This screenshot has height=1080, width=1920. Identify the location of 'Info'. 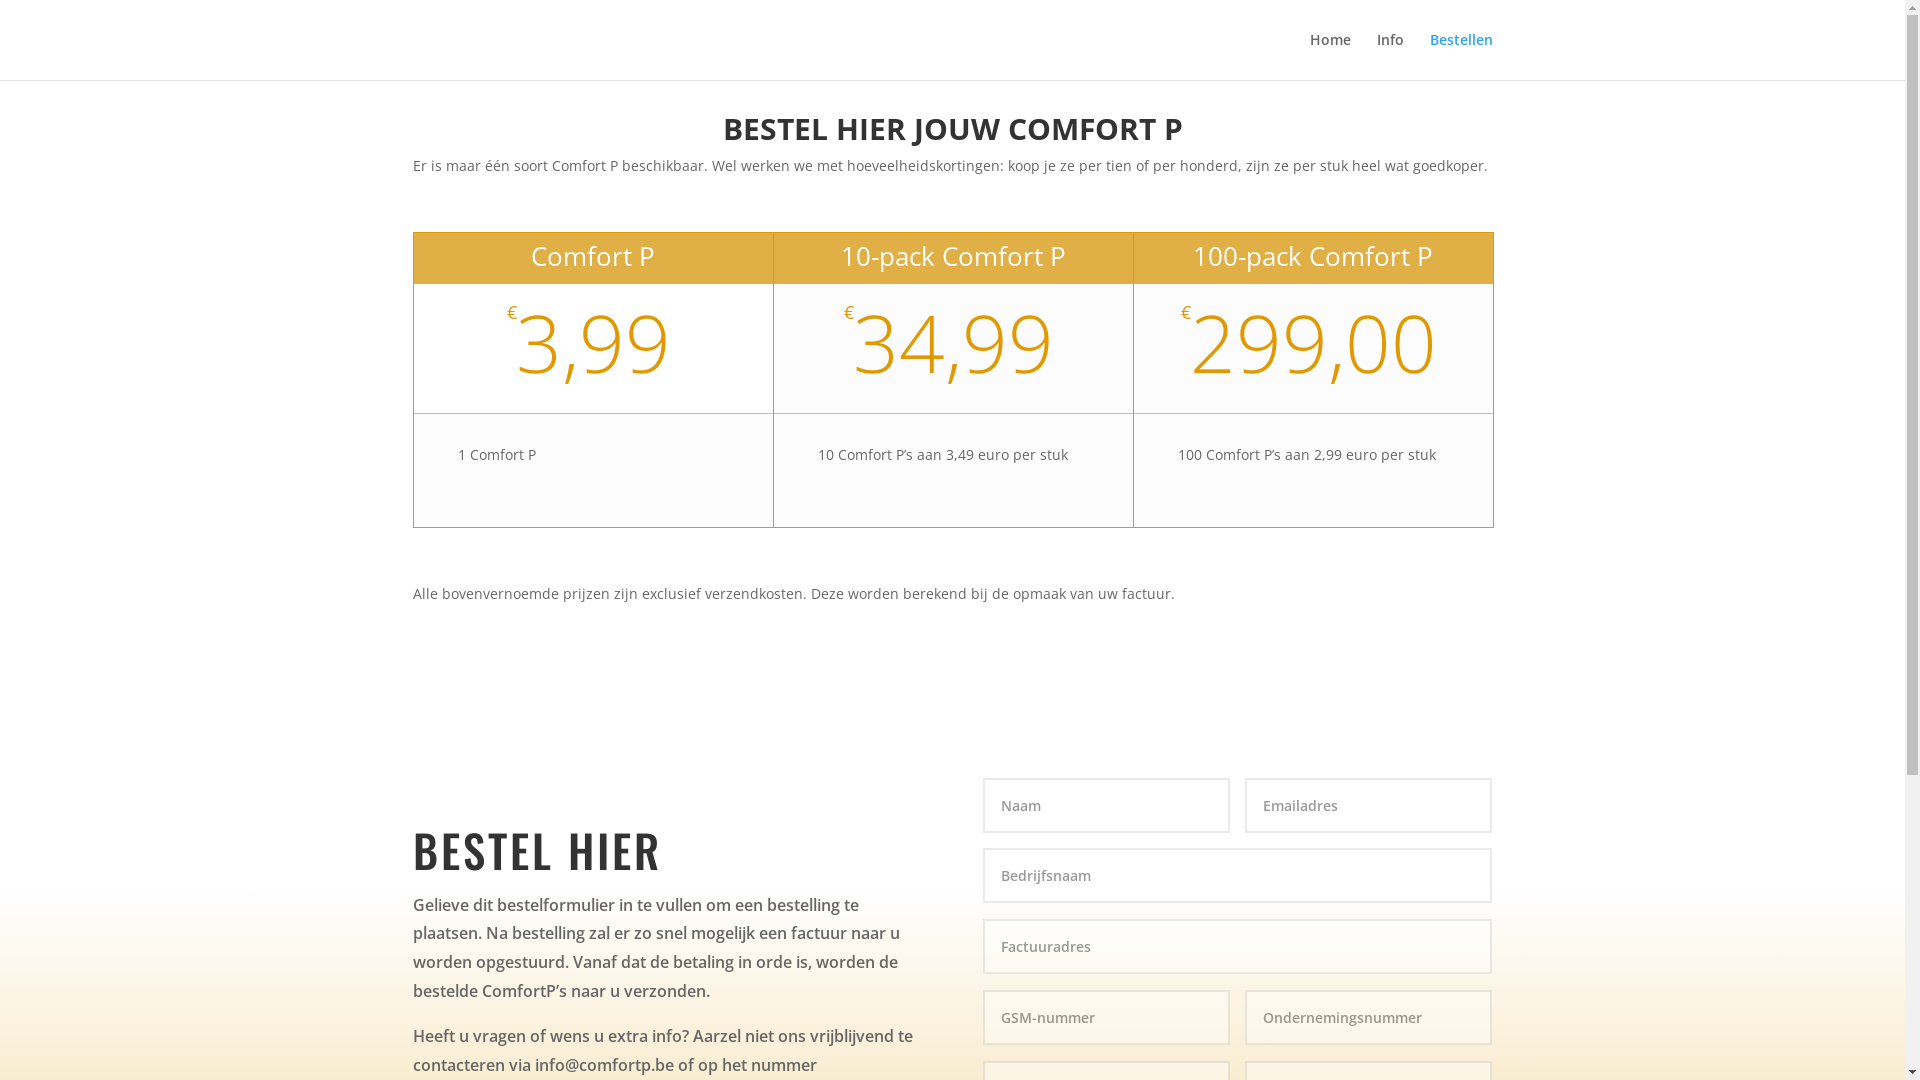
(1388, 55).